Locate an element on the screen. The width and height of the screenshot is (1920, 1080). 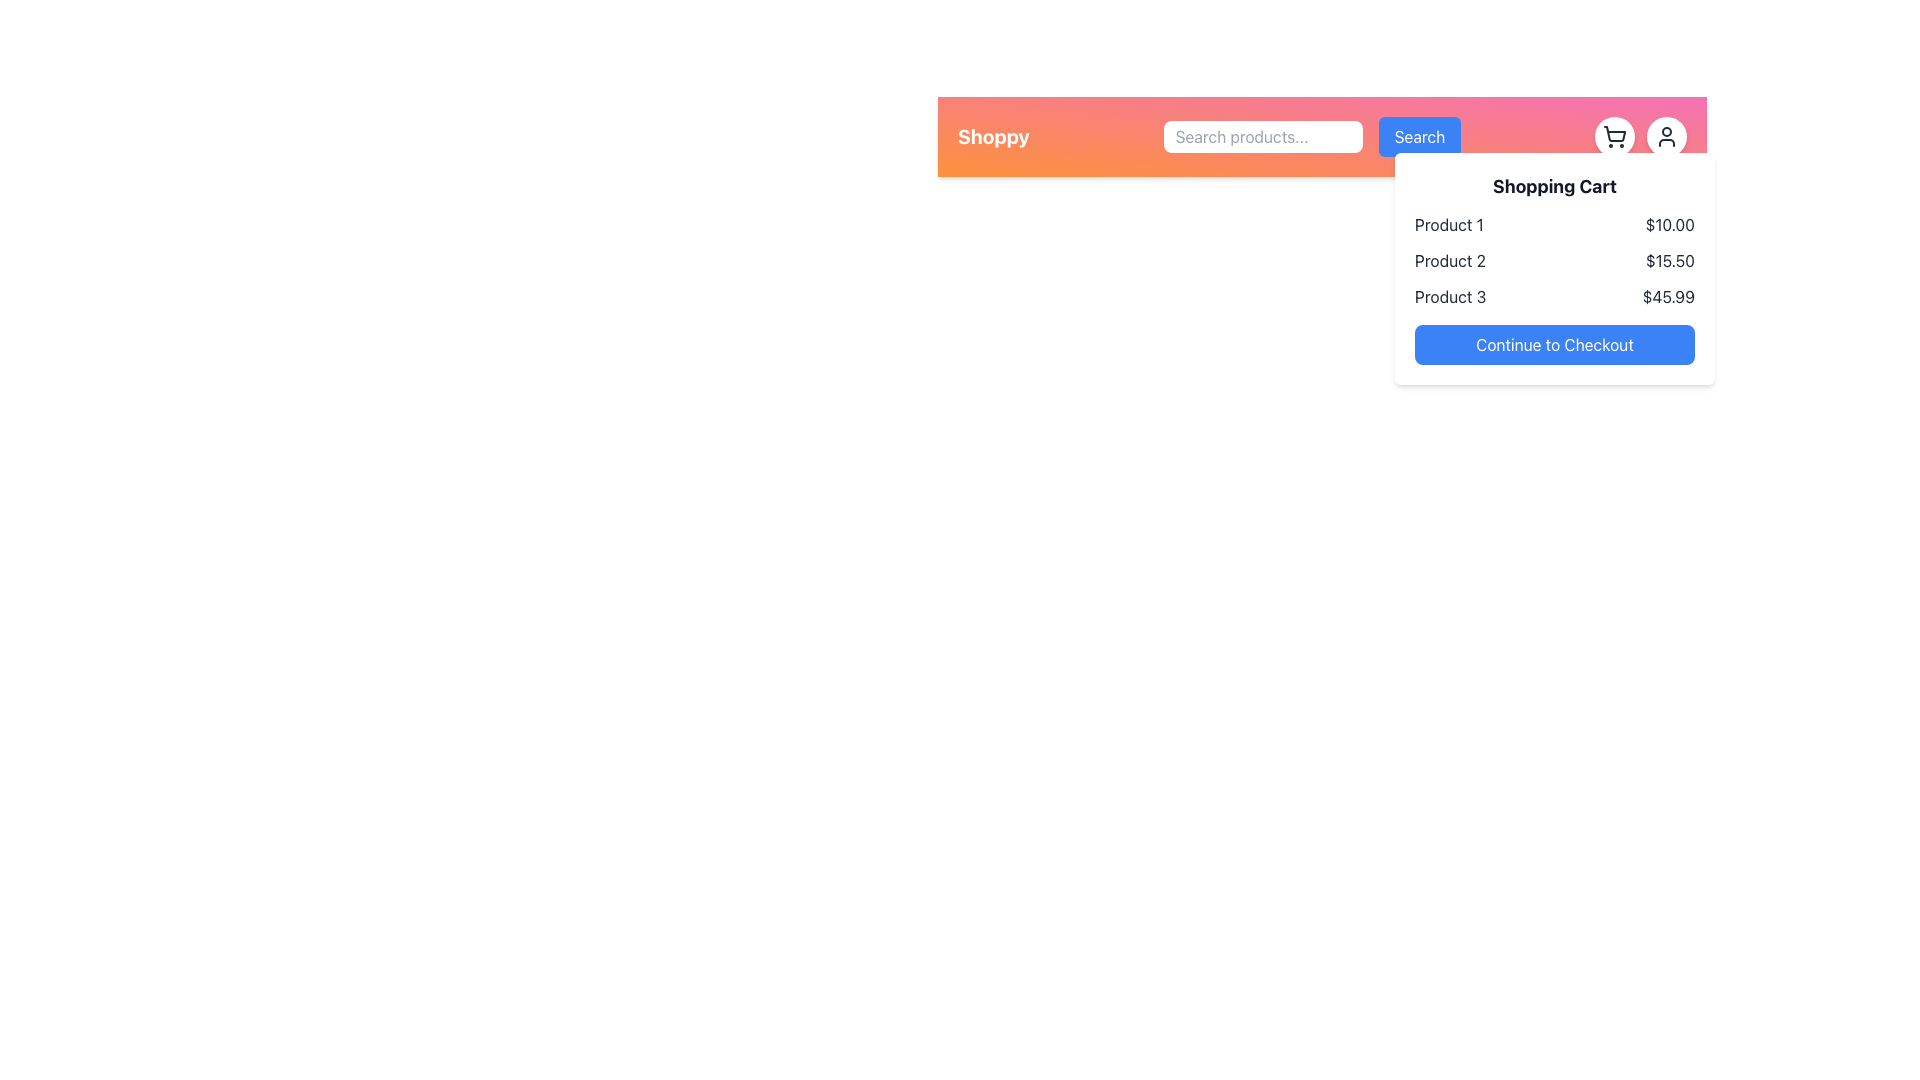
text of the first product name in the shopping cart dropdown interface, located on the left side of the product entry is located at coordinates (1449, 224).